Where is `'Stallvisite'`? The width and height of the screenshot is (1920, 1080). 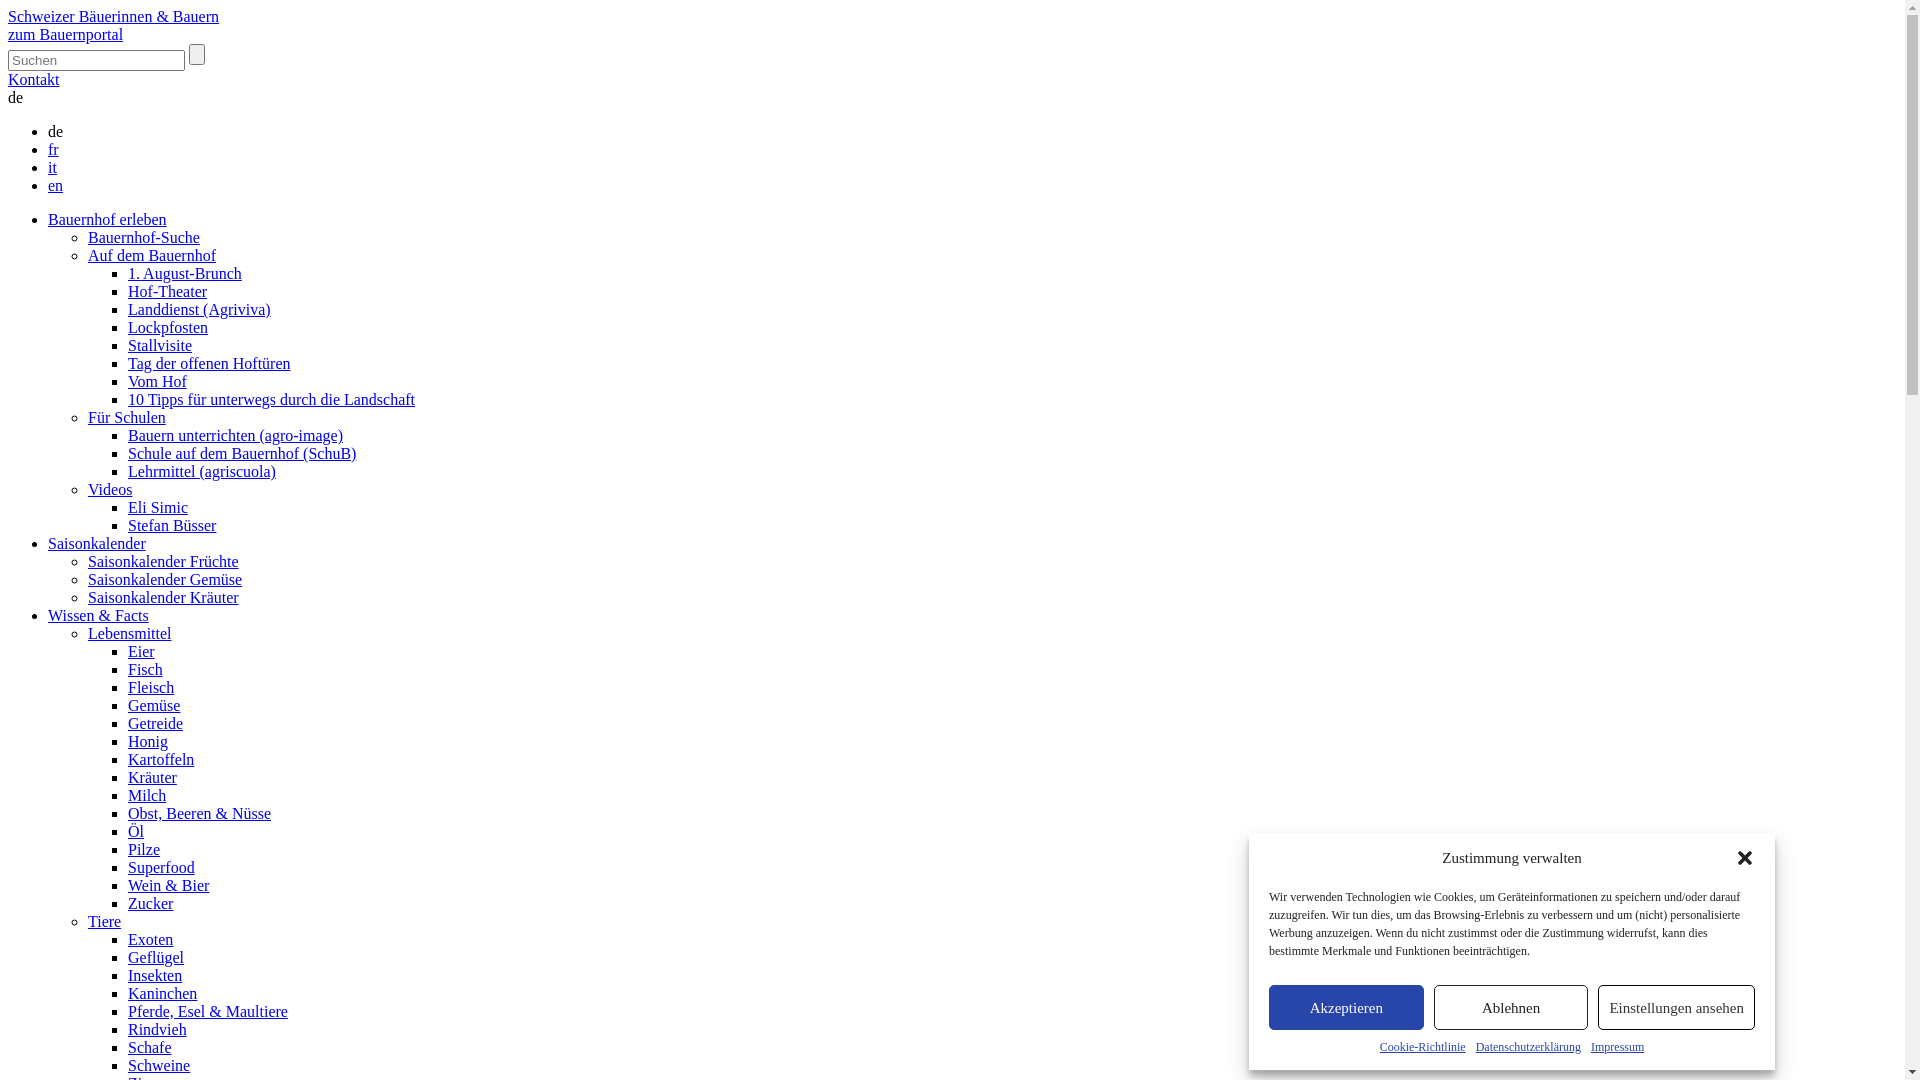
'Stallvisite' is located at coordinates (127, 344).